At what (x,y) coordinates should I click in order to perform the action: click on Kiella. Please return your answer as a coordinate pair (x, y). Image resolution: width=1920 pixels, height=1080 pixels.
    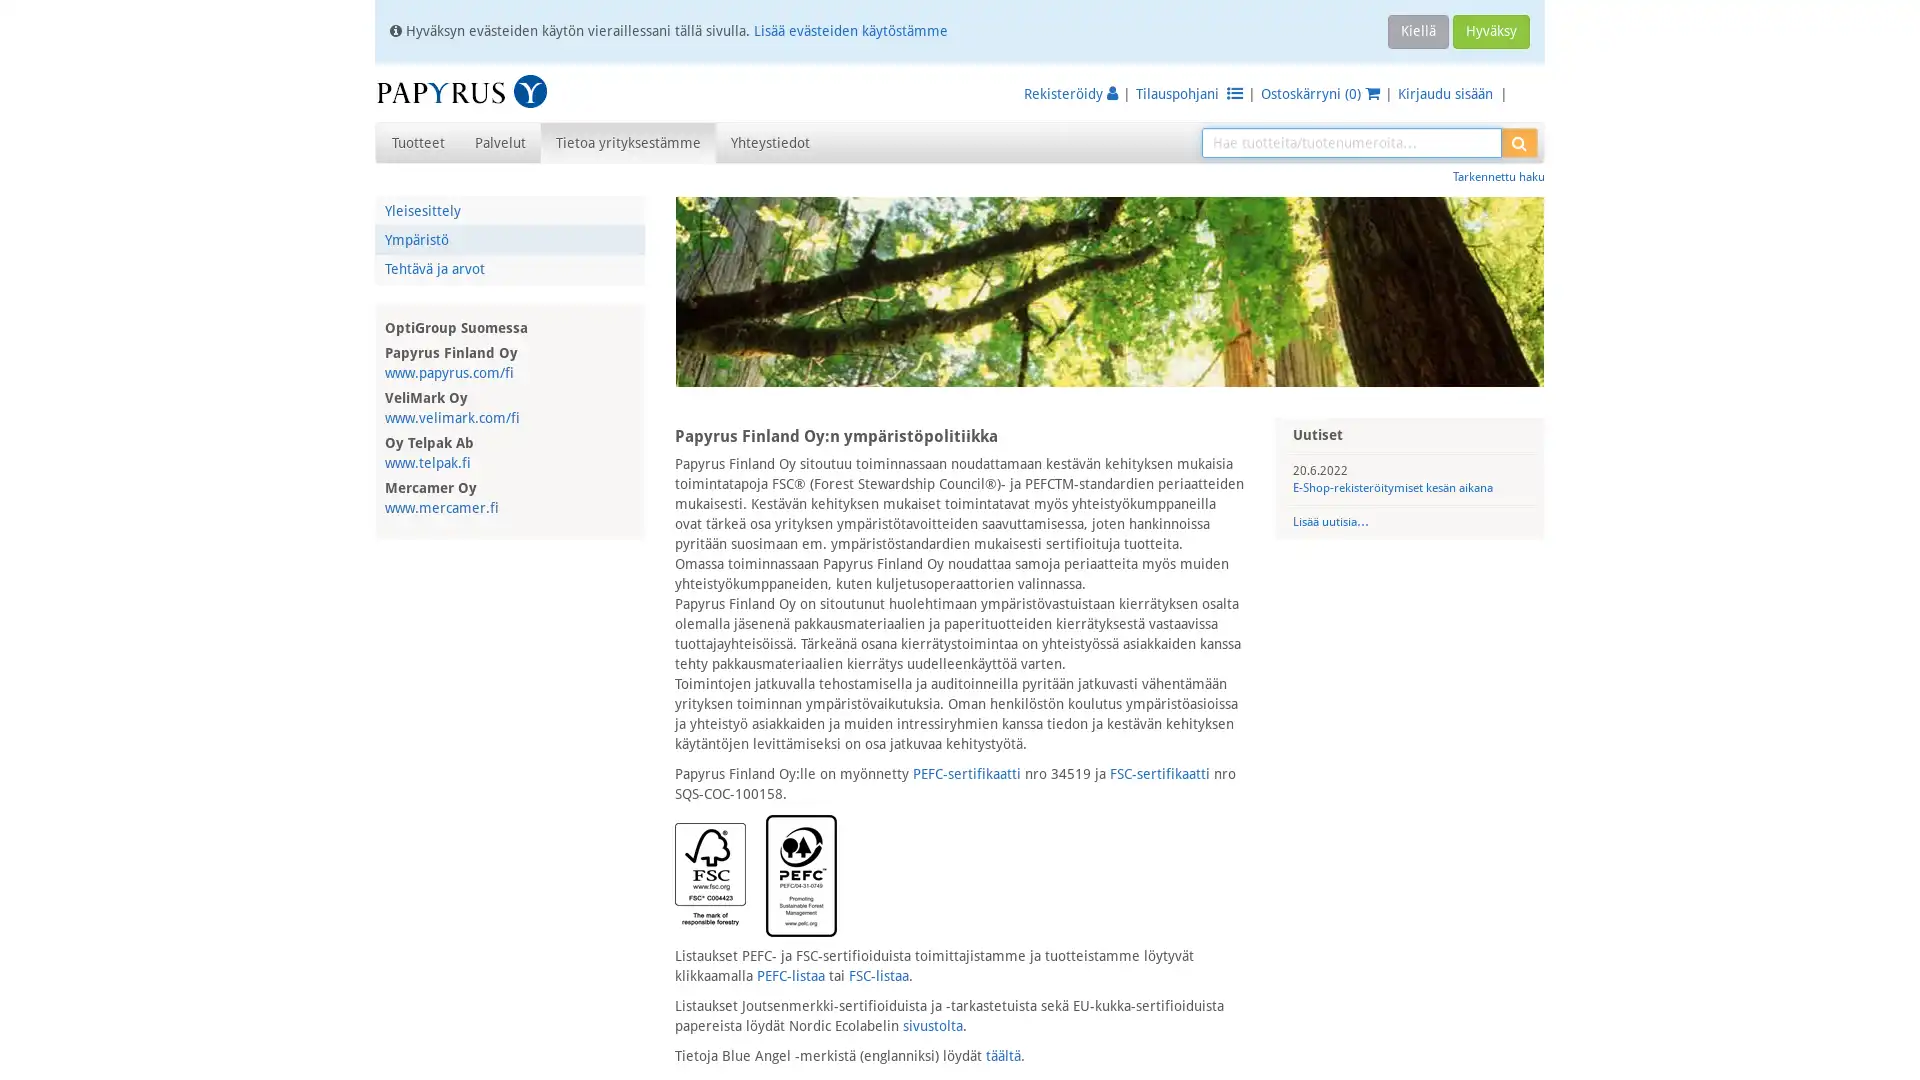
    Looking at the image, I should click on (1417, 31).